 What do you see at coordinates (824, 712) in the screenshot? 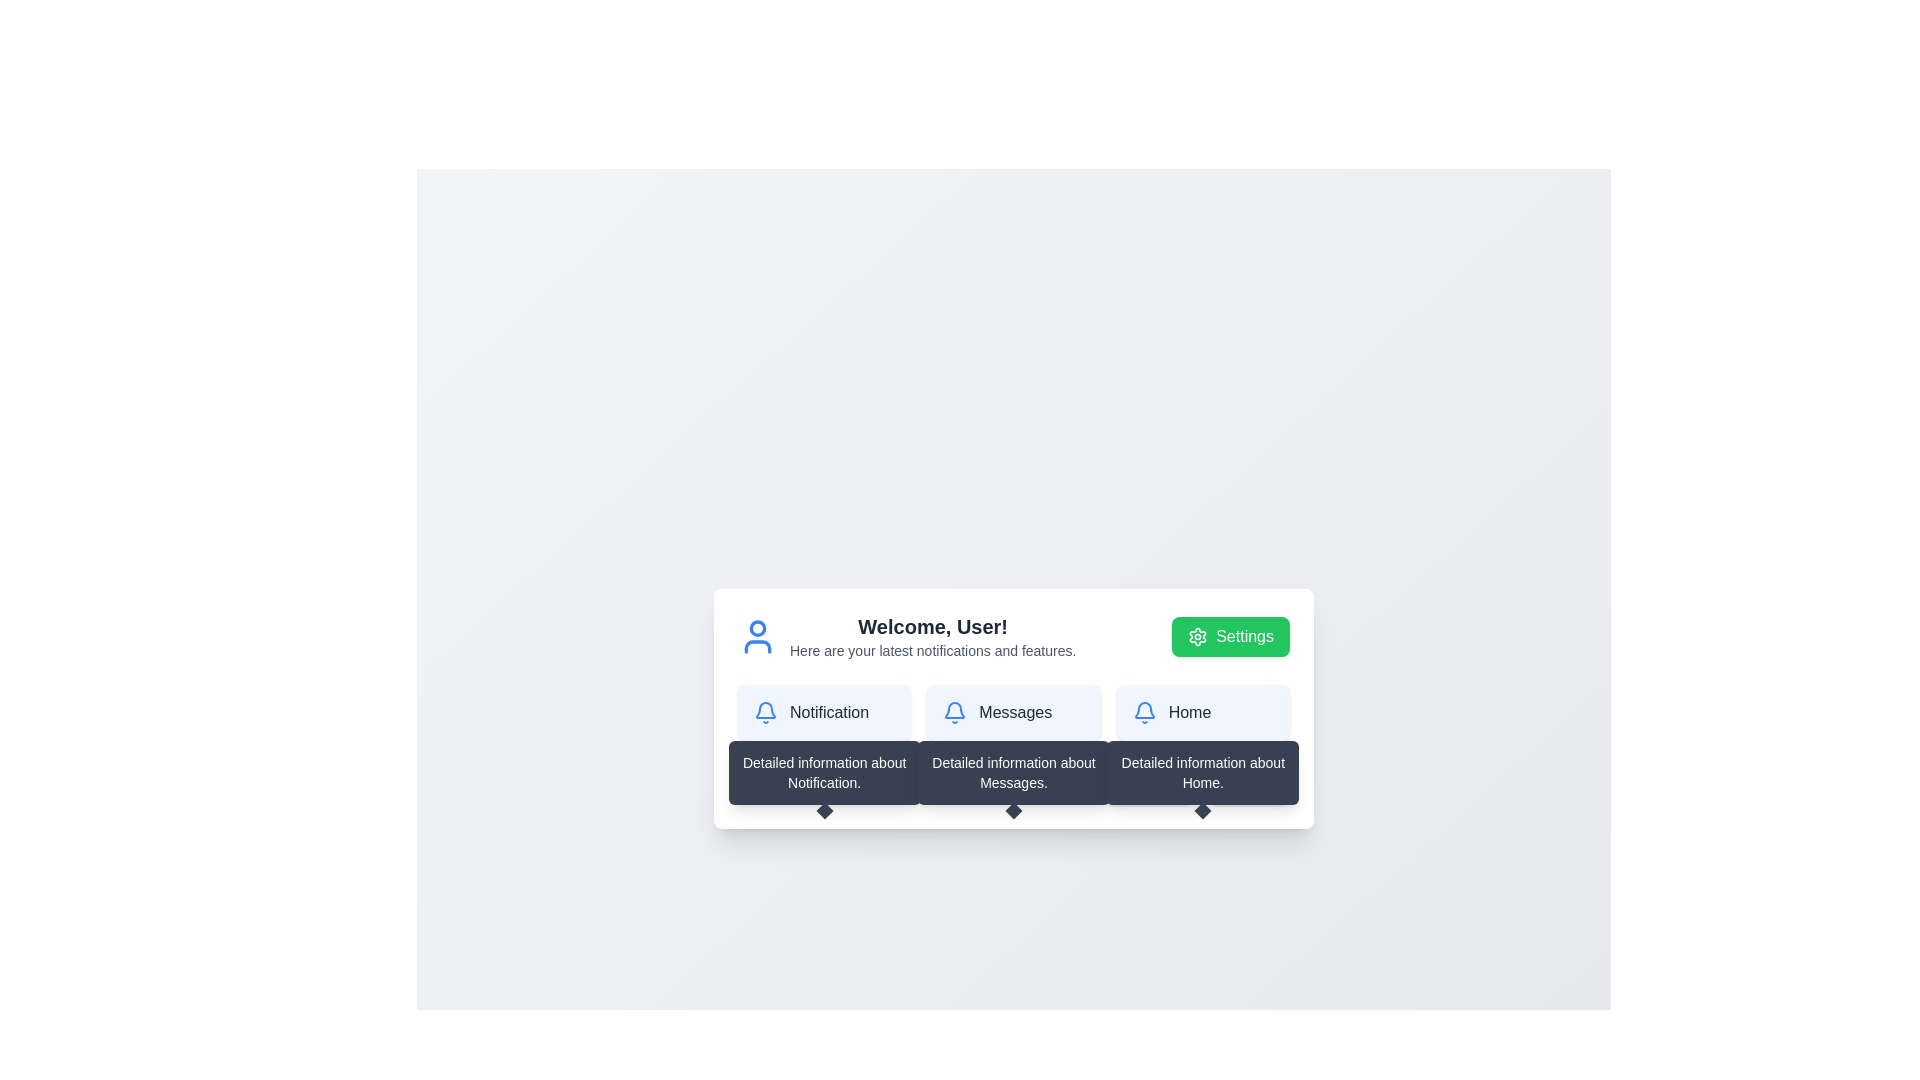
I see `the 'Notification' button card, which is a rounded rectangular white card with a slight blue tint, displaying a bell icon and the text 'Notification' in black, located in the first column of a three-column grid layout` at bounding box center [824, 712].